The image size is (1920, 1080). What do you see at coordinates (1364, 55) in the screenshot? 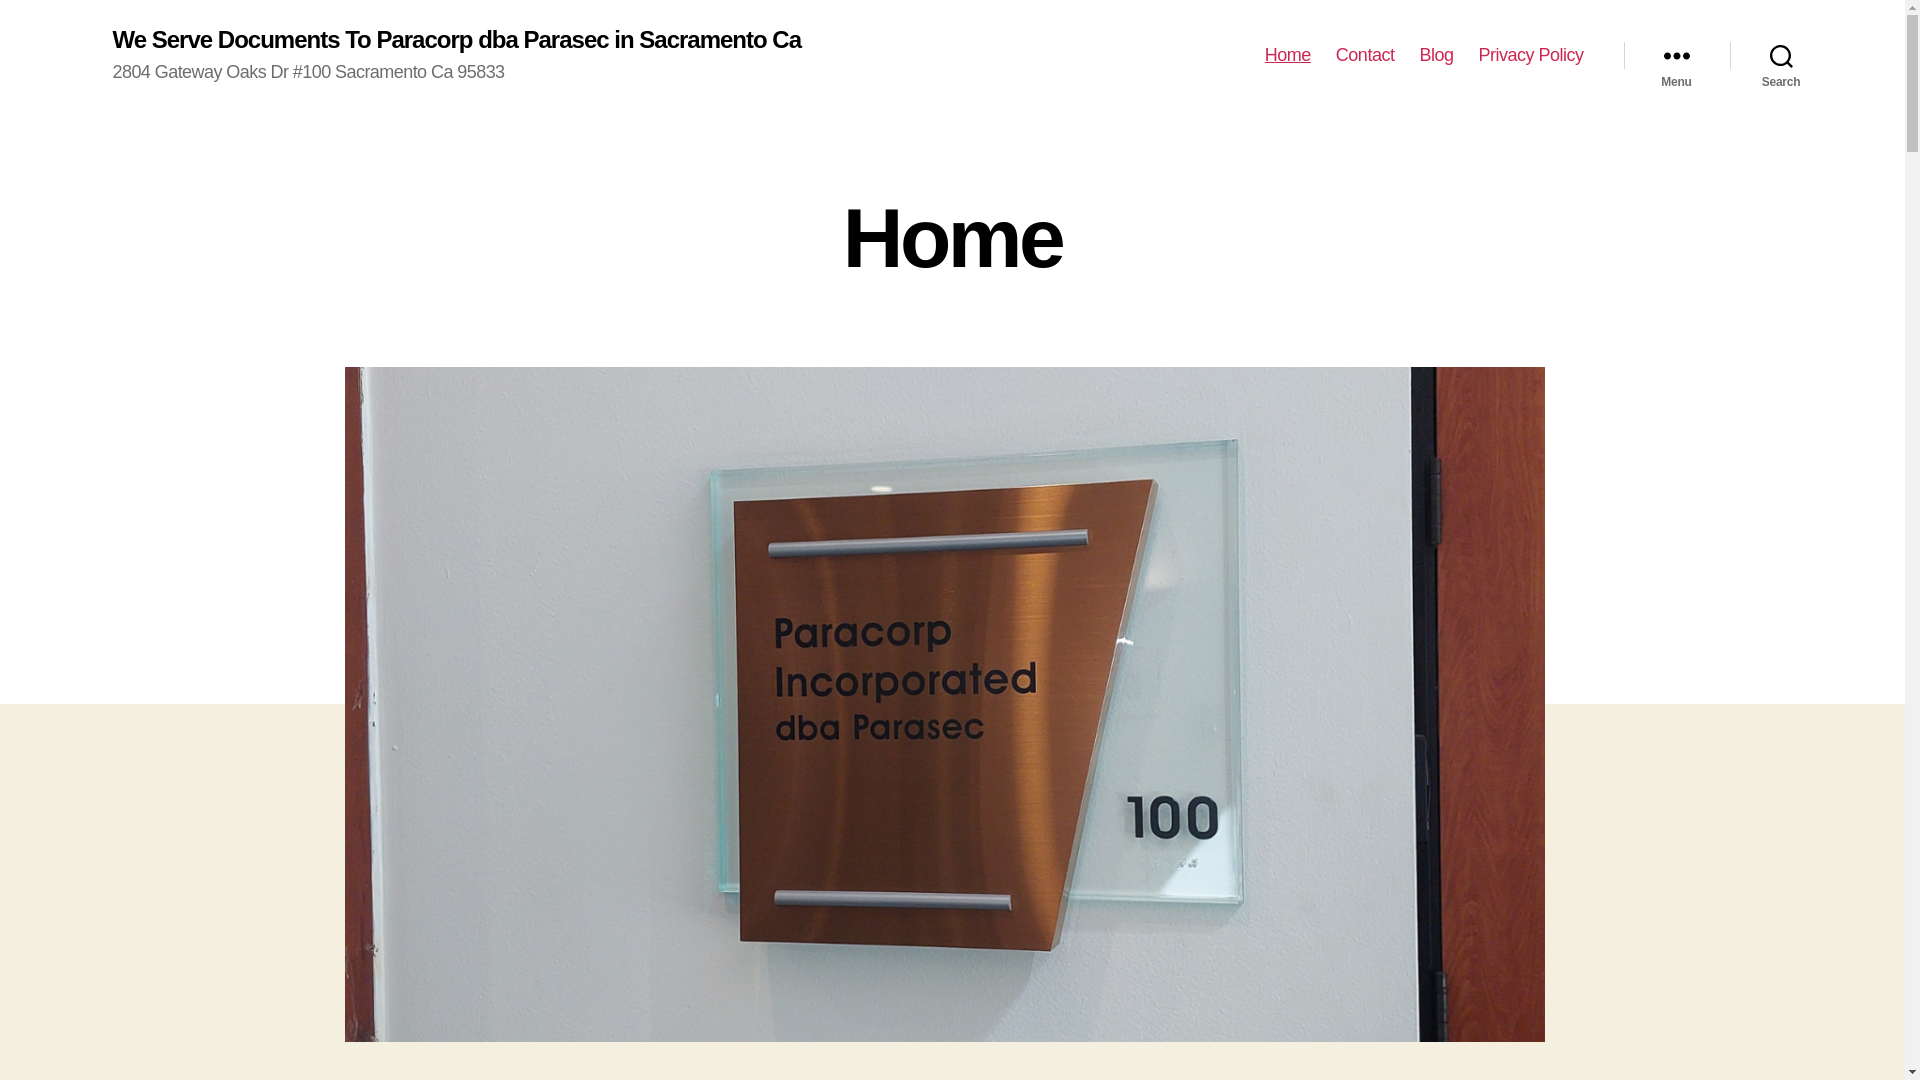
I see `'Contact'` at bounding box center [1364, 55].